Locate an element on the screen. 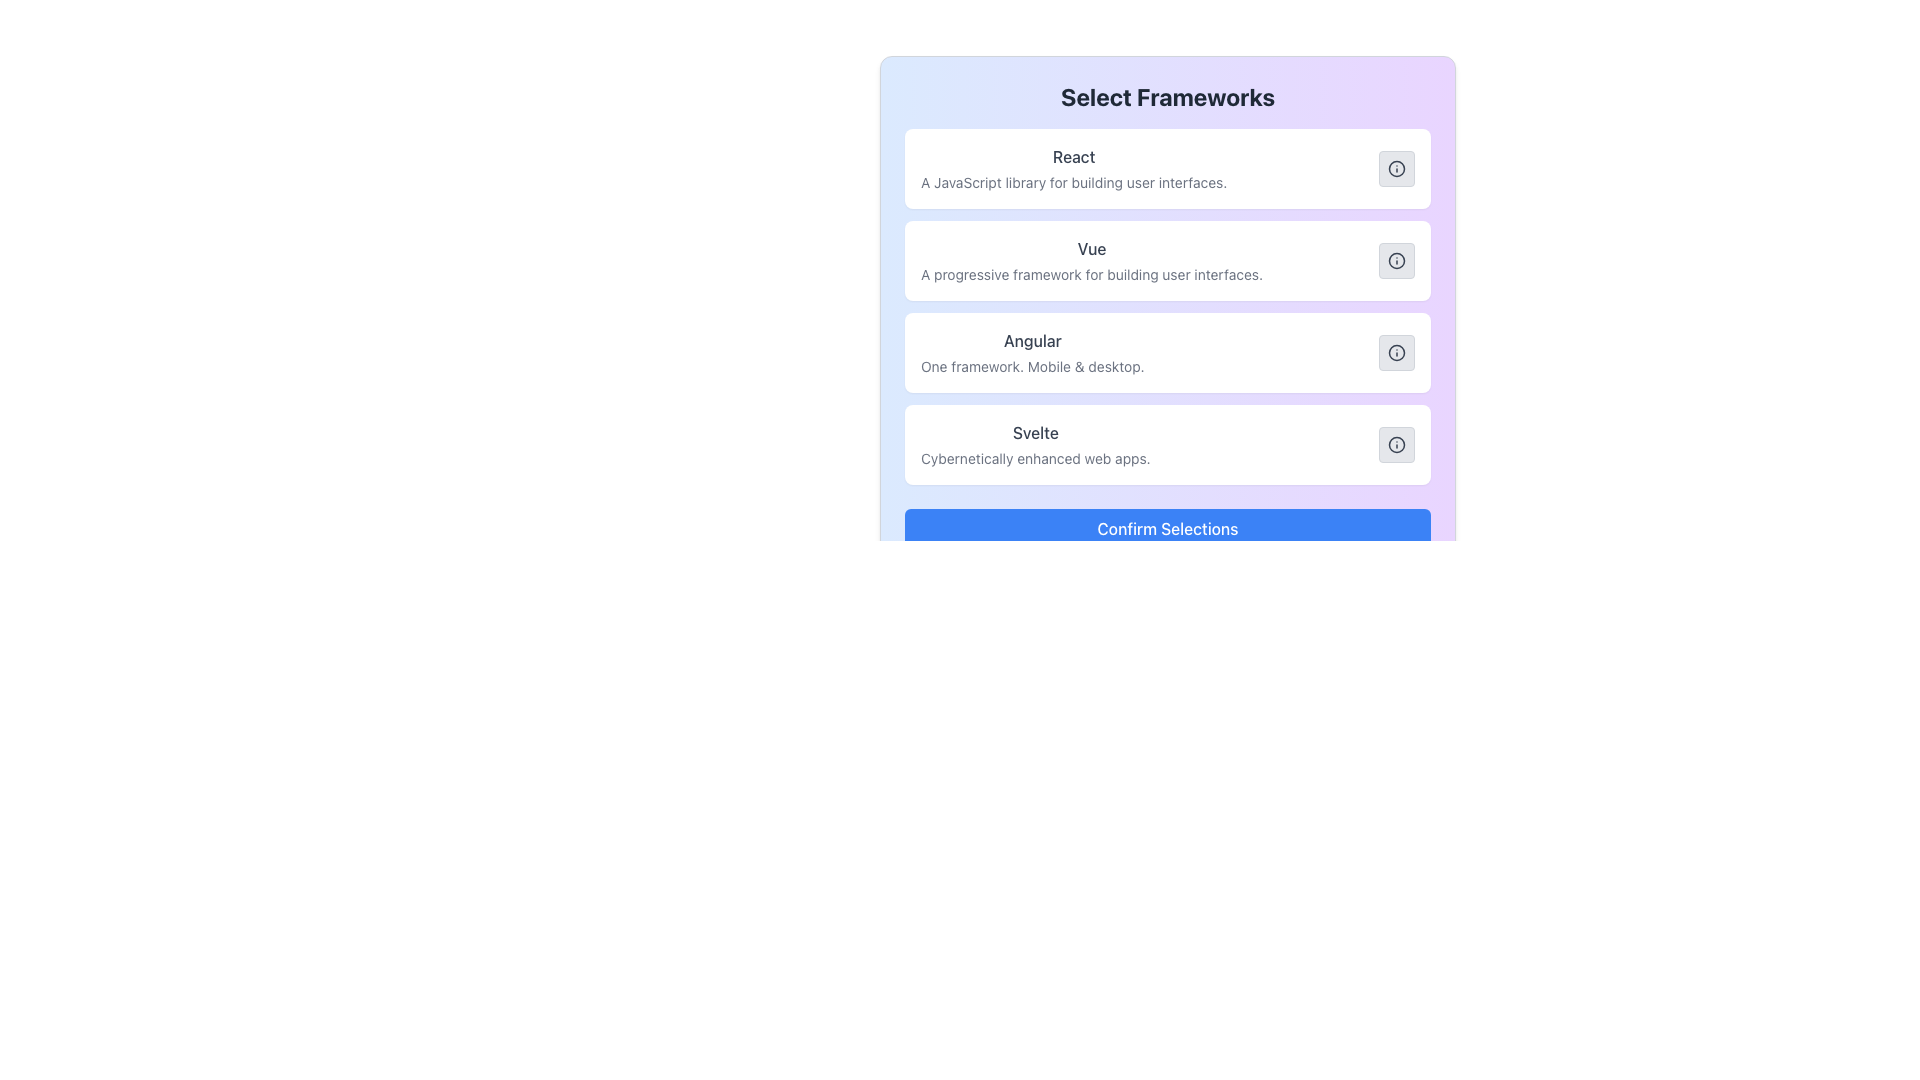  static text stating 'A progressive framework for building user interfaces.' positioned beneath the header 'Vue' in the 'Select Frameworks' list for informational purposes is located at coordinates (1091, 274).